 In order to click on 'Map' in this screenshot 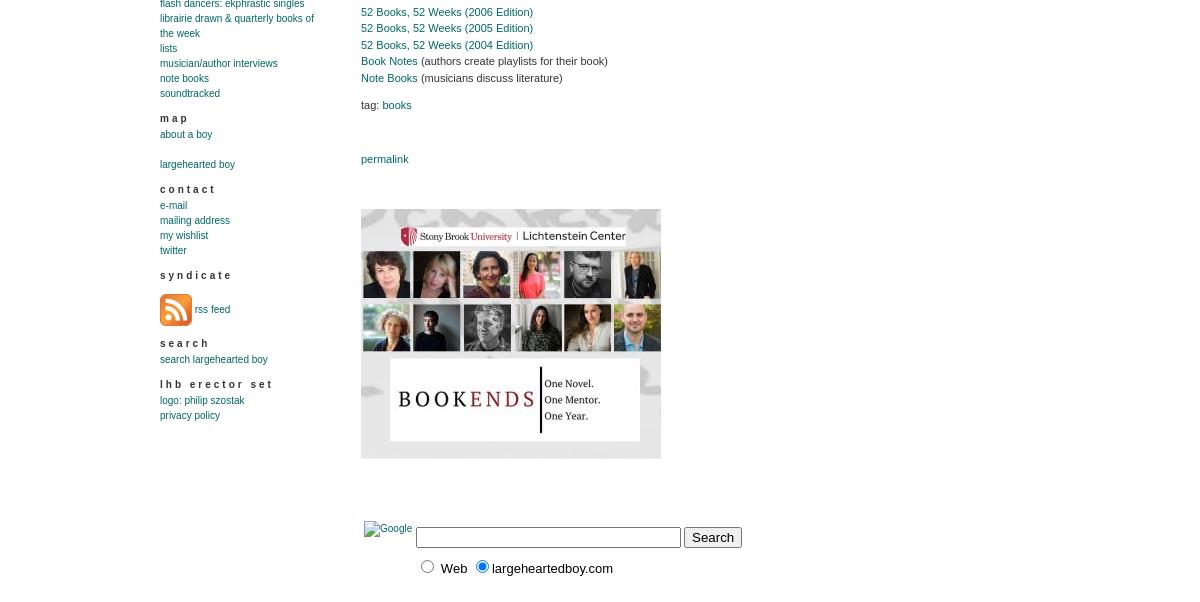, I will do `click(158, 117)`.